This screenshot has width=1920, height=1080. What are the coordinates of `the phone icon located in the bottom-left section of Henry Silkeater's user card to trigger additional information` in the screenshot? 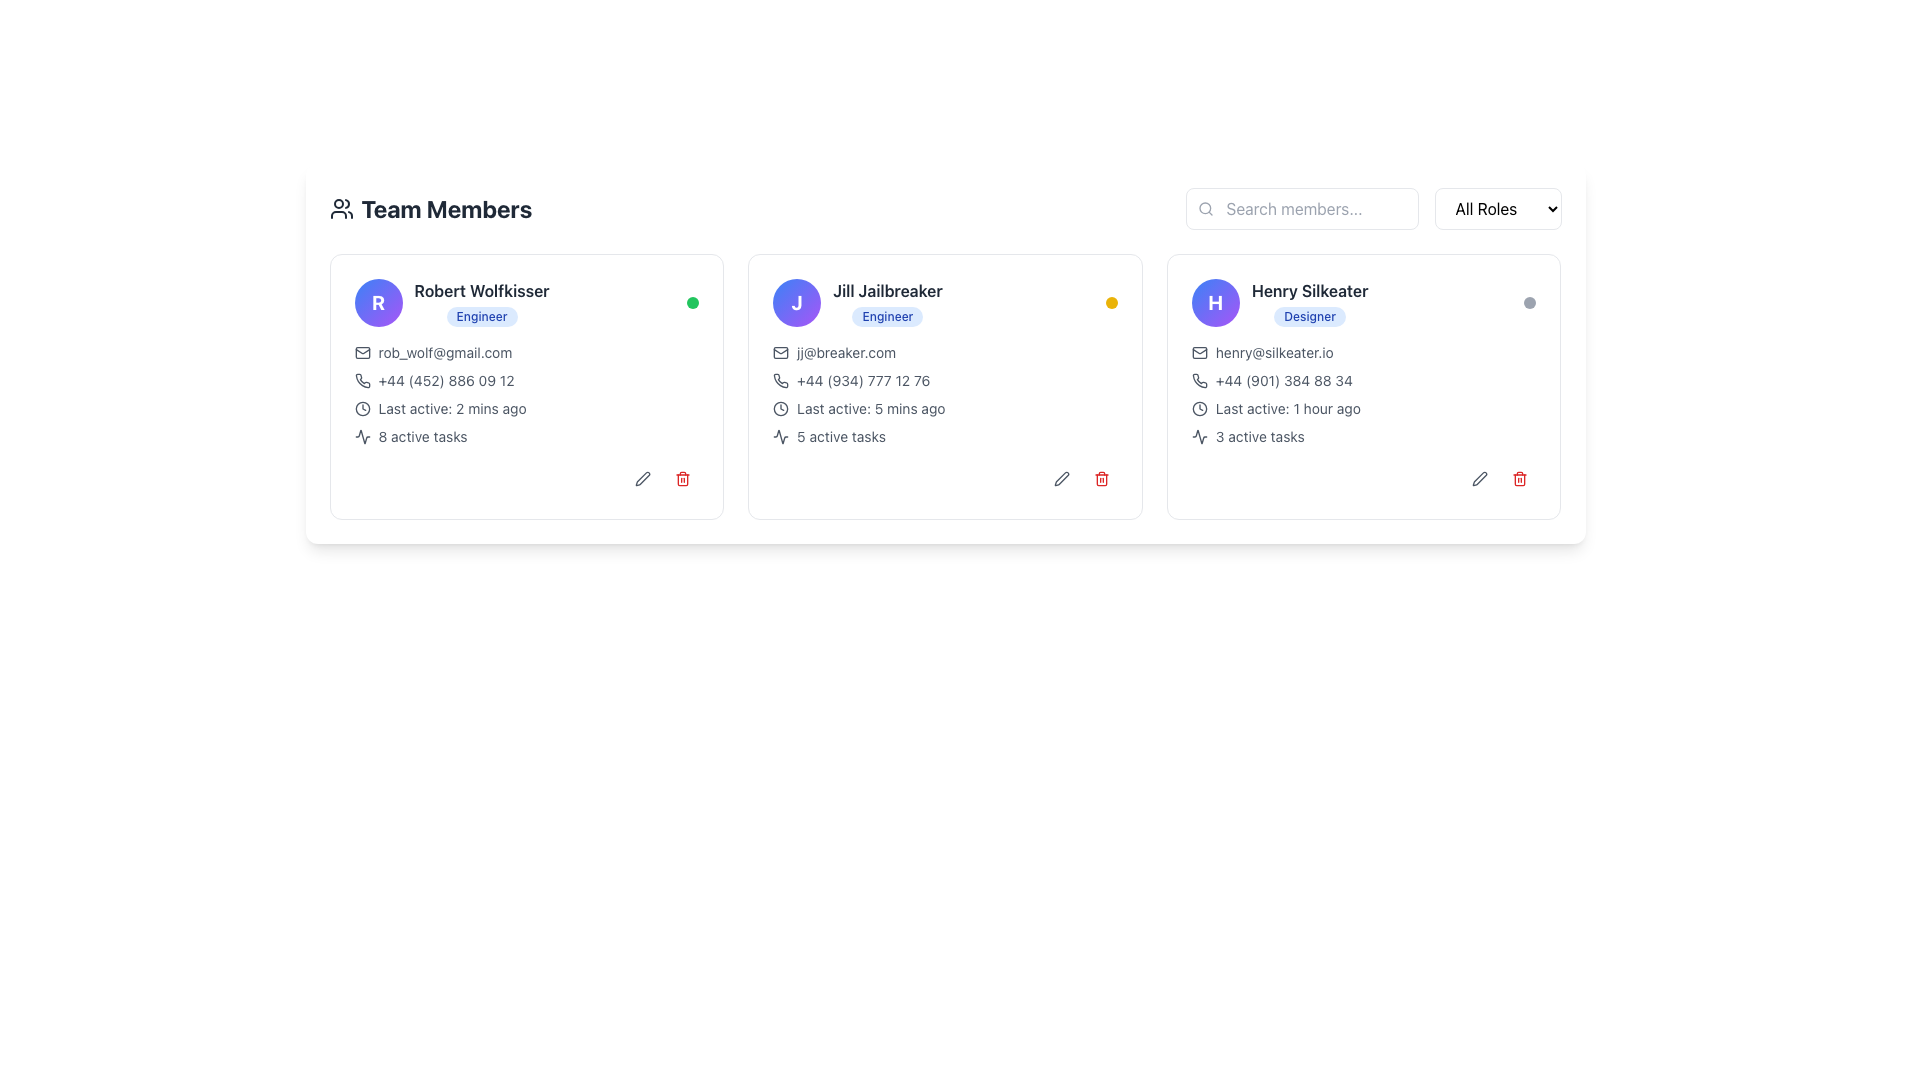 It's located at (1199, 381).